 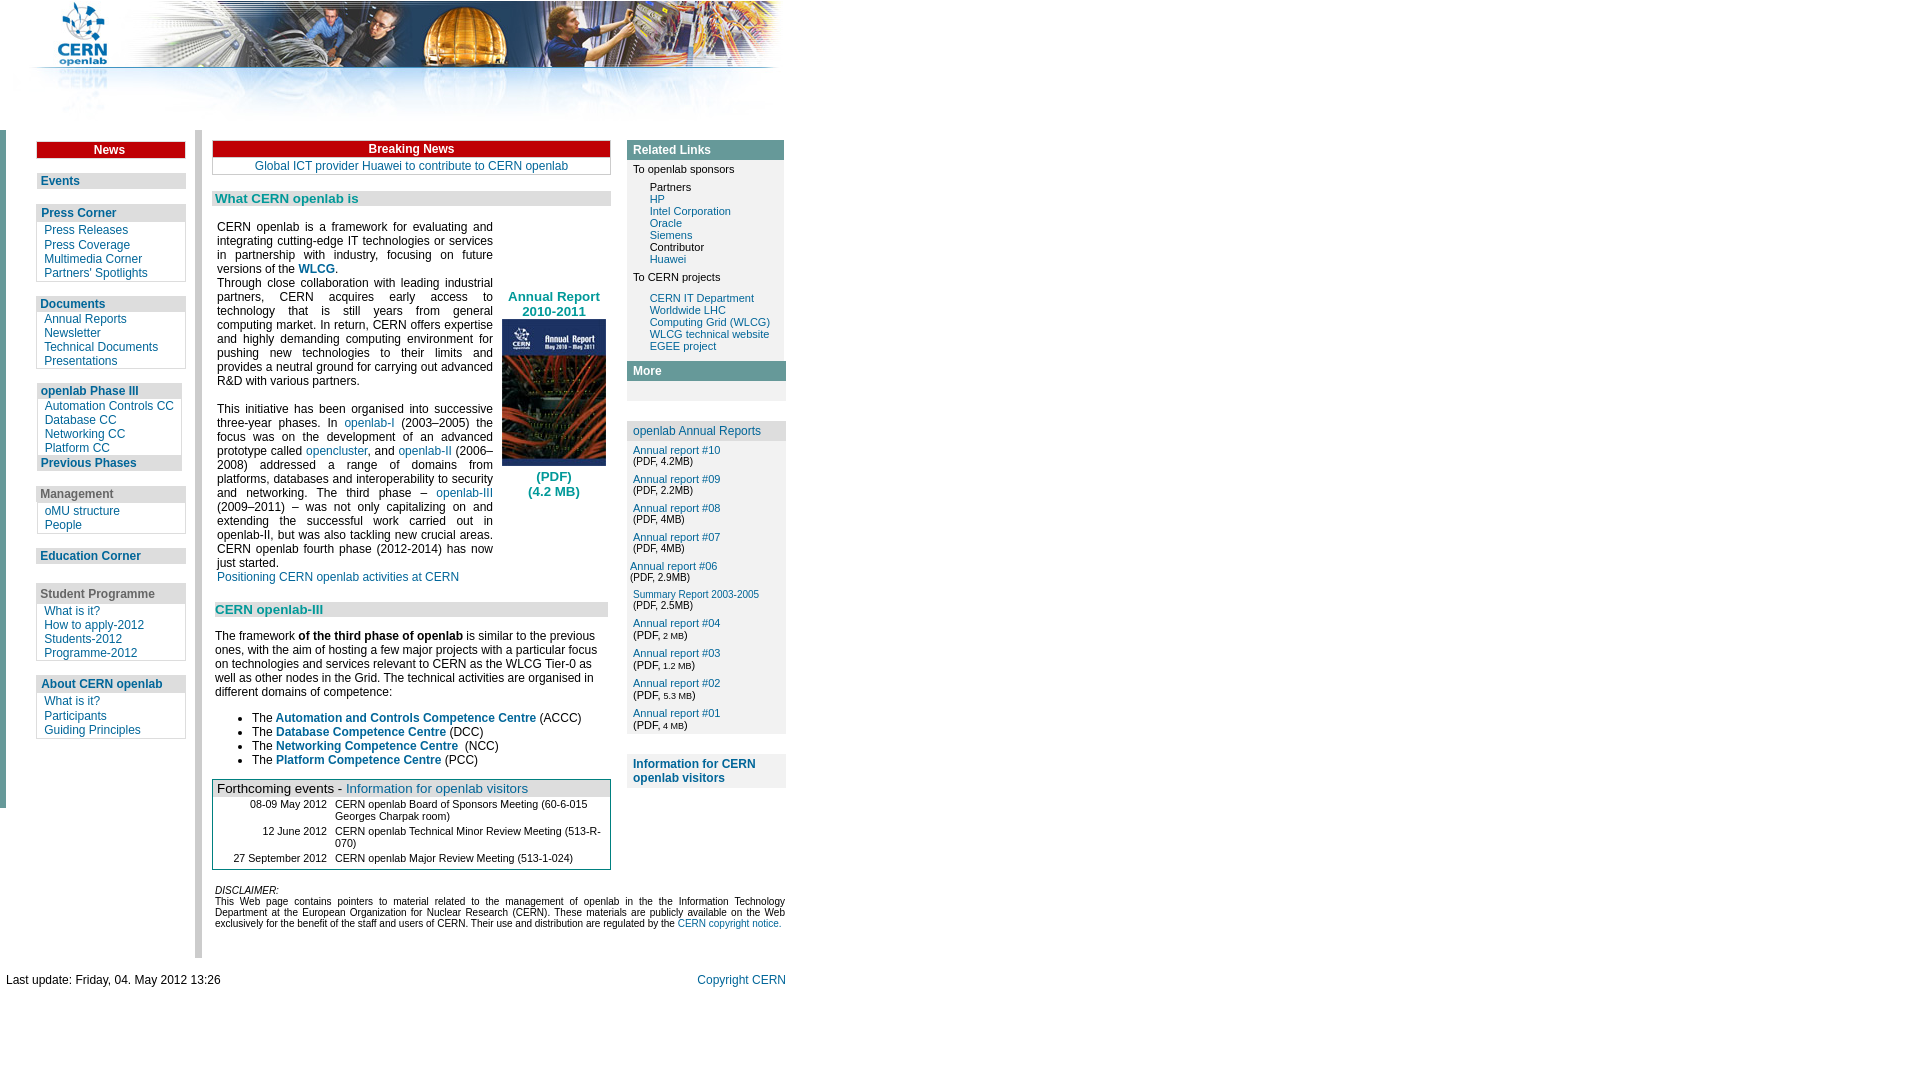 What do you see at coordinates (108, 148) in the screenshot?
I see `'News'` at bounding box center [108, 148].